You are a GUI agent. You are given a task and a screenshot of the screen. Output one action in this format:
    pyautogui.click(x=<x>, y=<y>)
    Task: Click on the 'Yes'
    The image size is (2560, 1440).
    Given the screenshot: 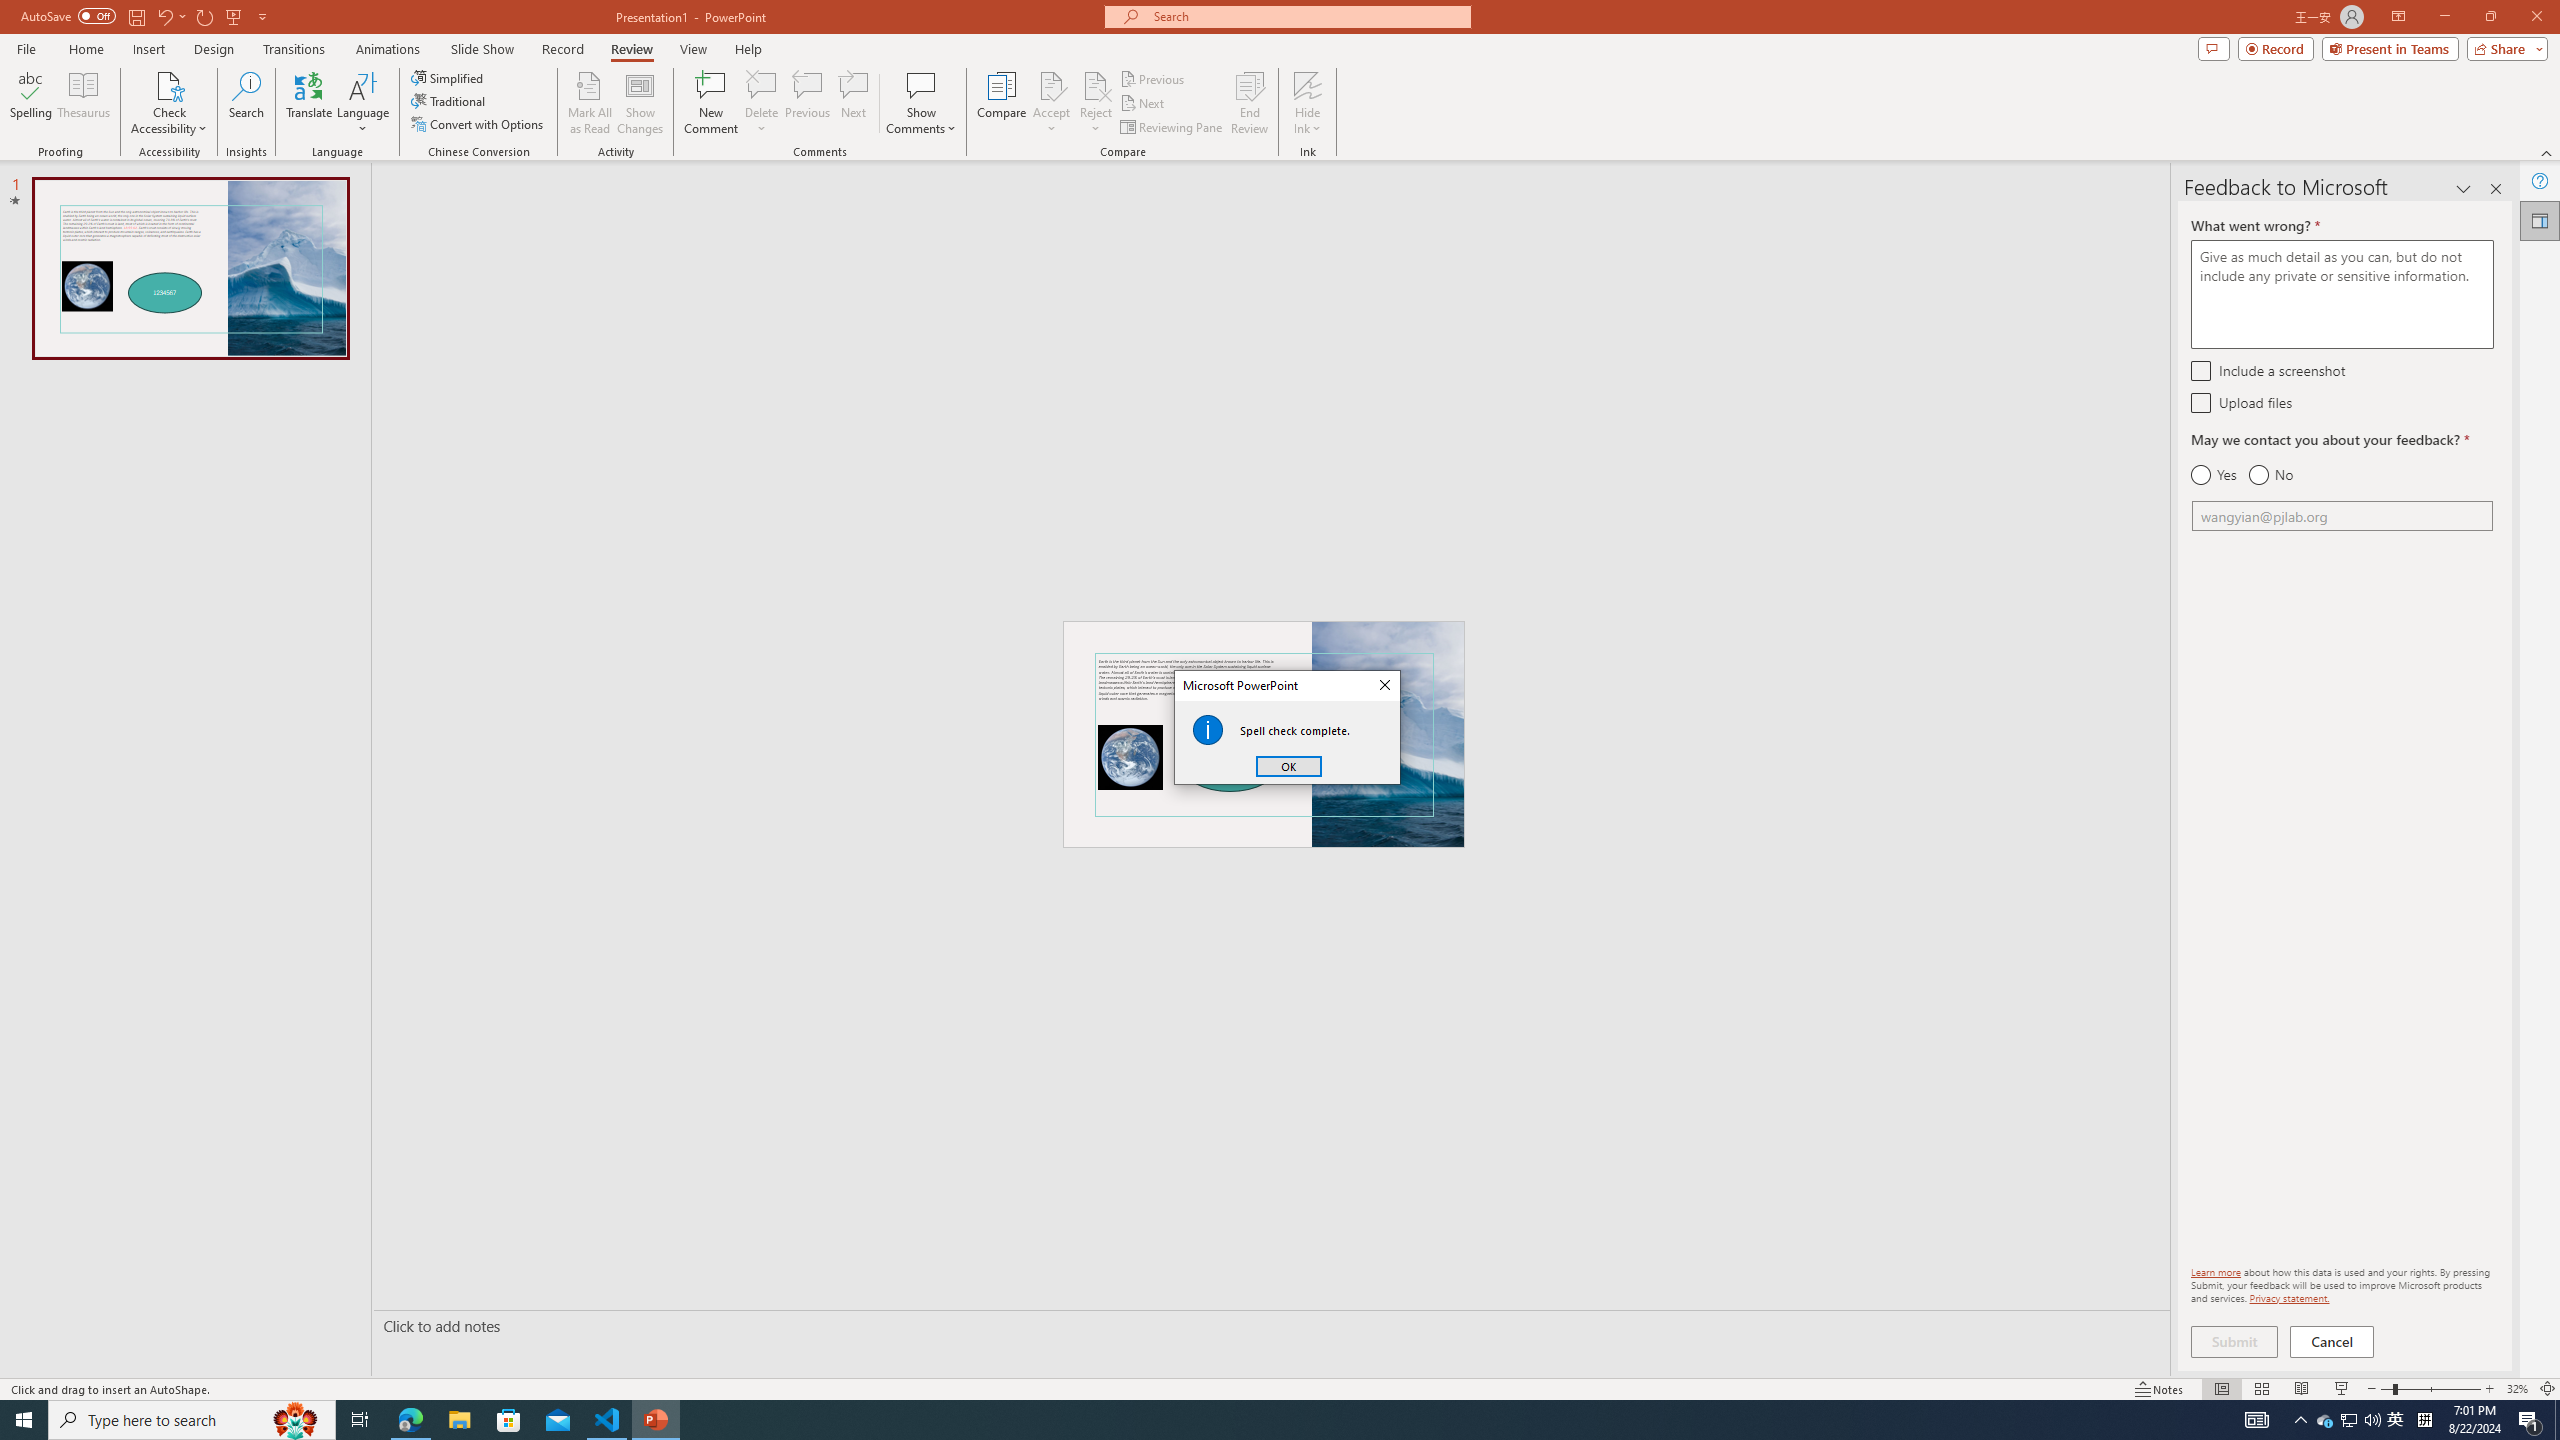 What is the action you would take?
    pyautogui.click(x=2213, y=474)
    